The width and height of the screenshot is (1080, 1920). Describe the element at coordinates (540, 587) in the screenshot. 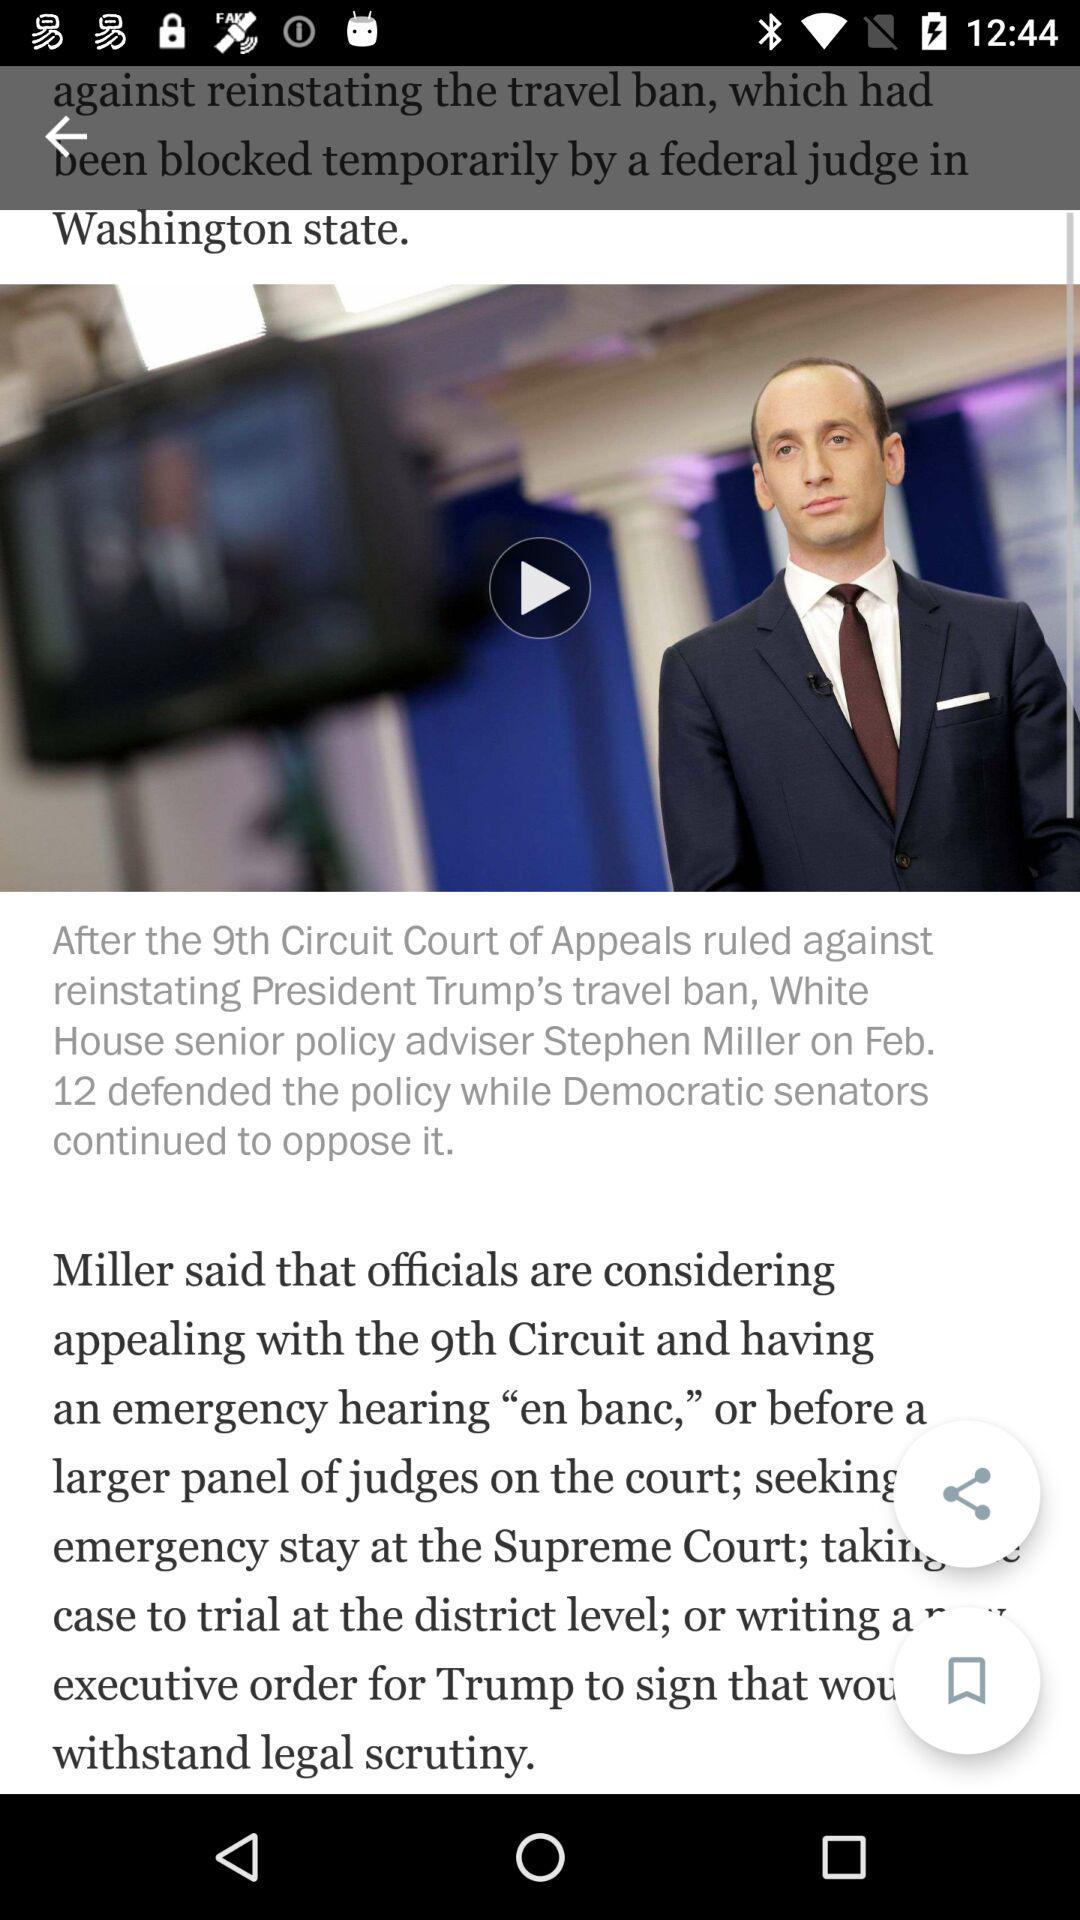

I see `play` at that location.